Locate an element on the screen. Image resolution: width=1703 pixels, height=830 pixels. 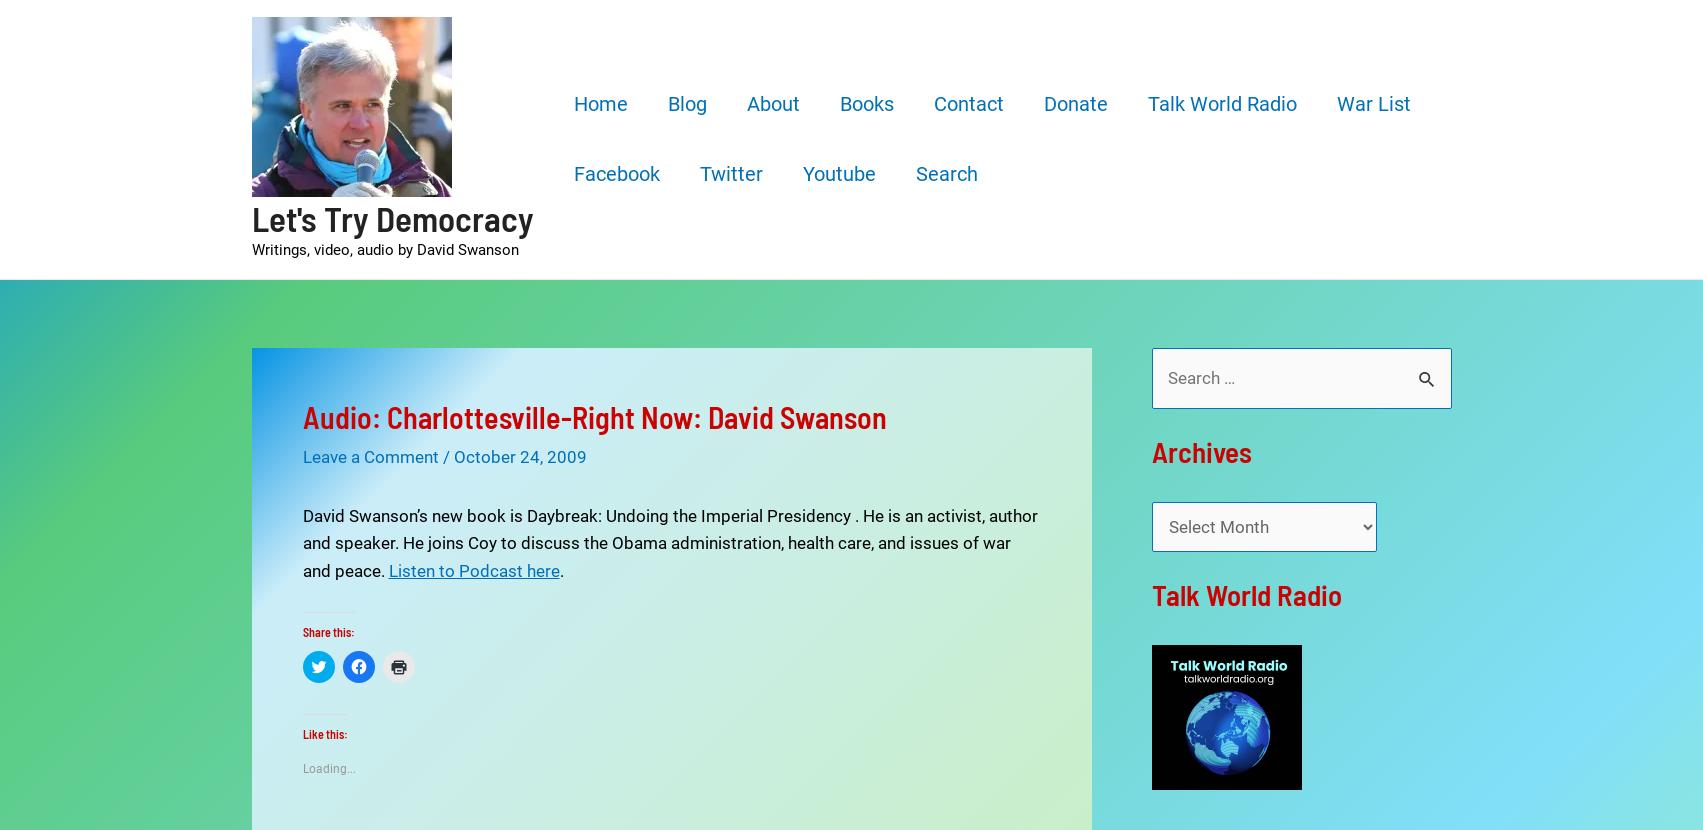
'October 24, 2009' is located at coordinates (518, 456).